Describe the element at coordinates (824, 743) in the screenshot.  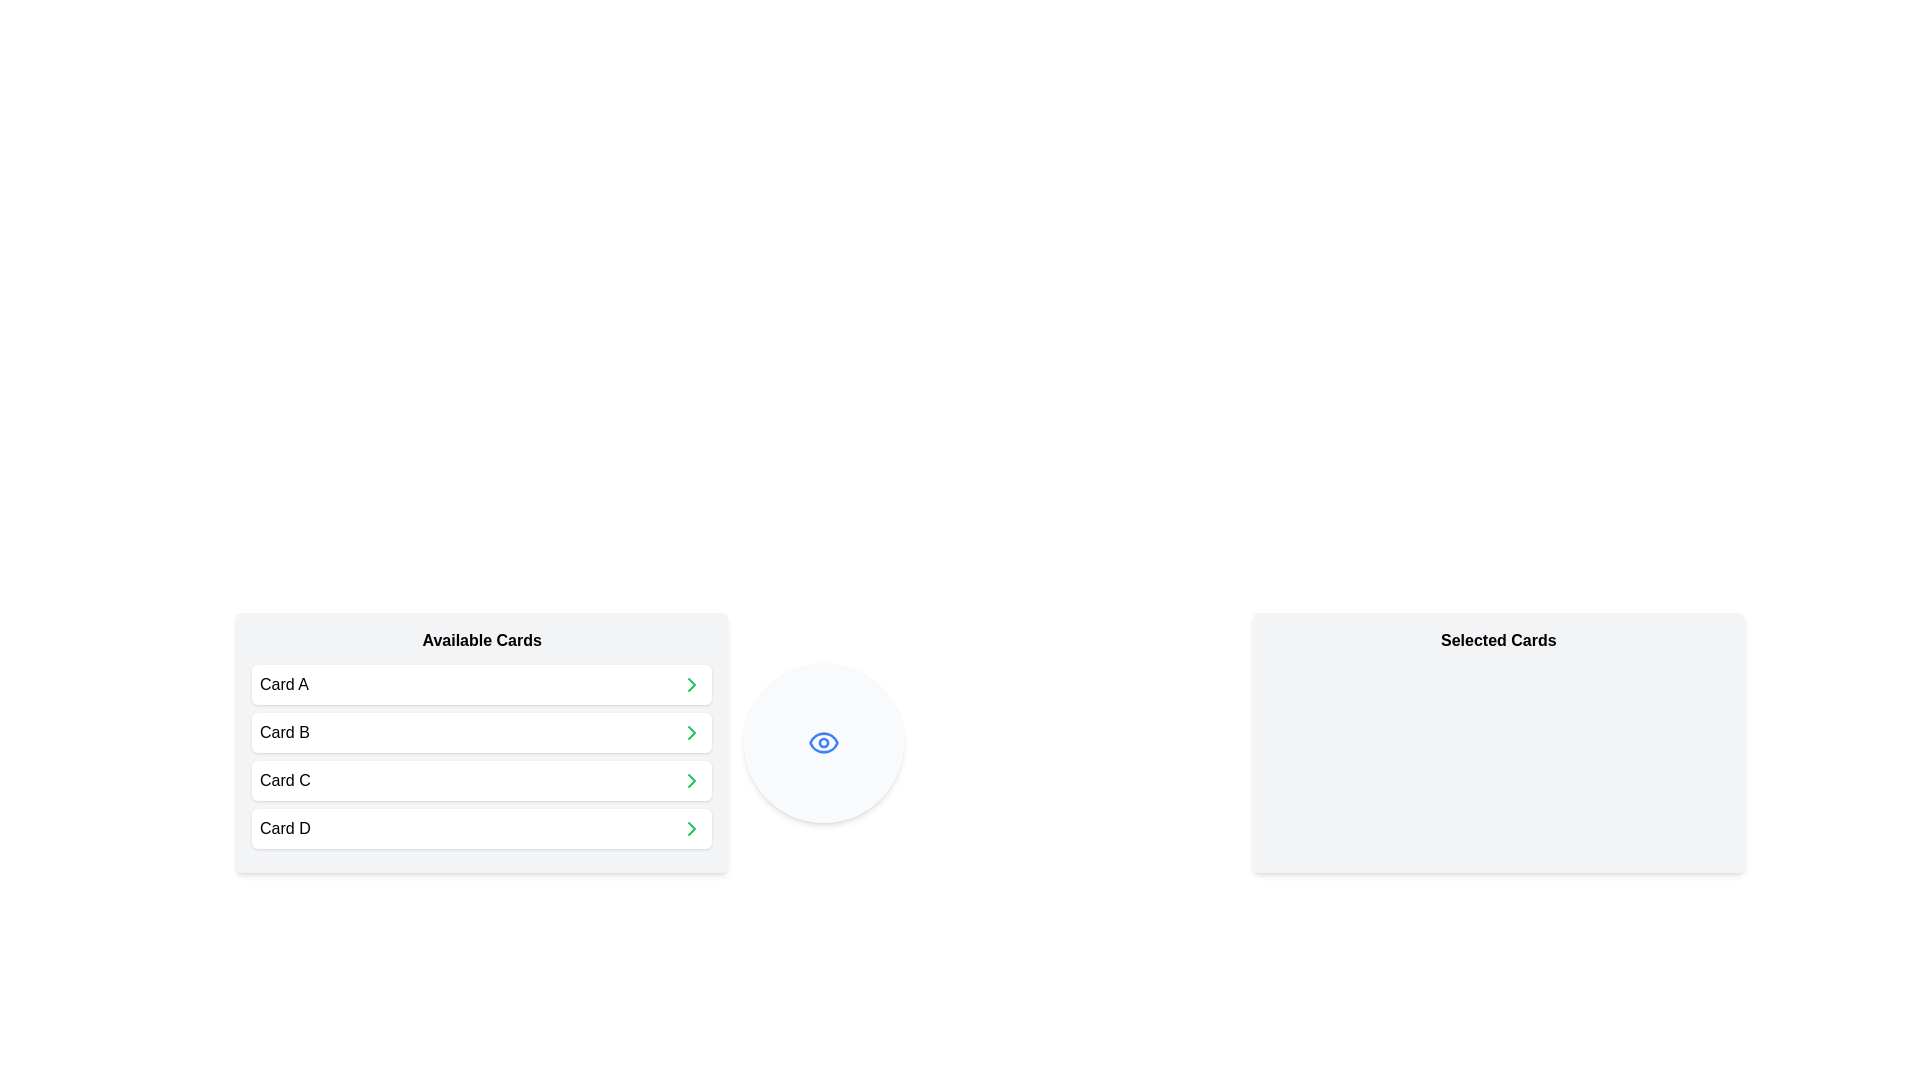
I see `eye icon in the center of the component` at that location.